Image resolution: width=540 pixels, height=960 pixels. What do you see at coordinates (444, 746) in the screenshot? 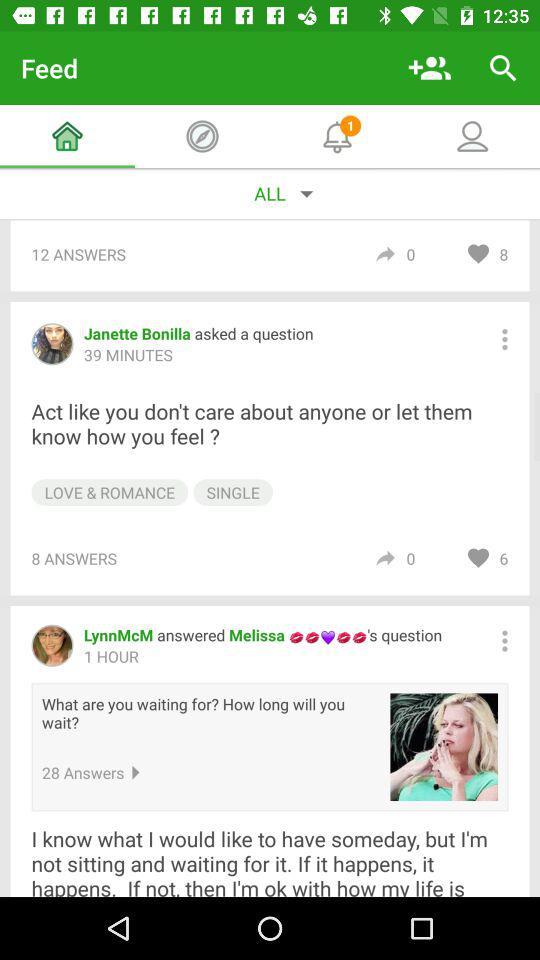
I see `gif` at bounding box center [444, 746].